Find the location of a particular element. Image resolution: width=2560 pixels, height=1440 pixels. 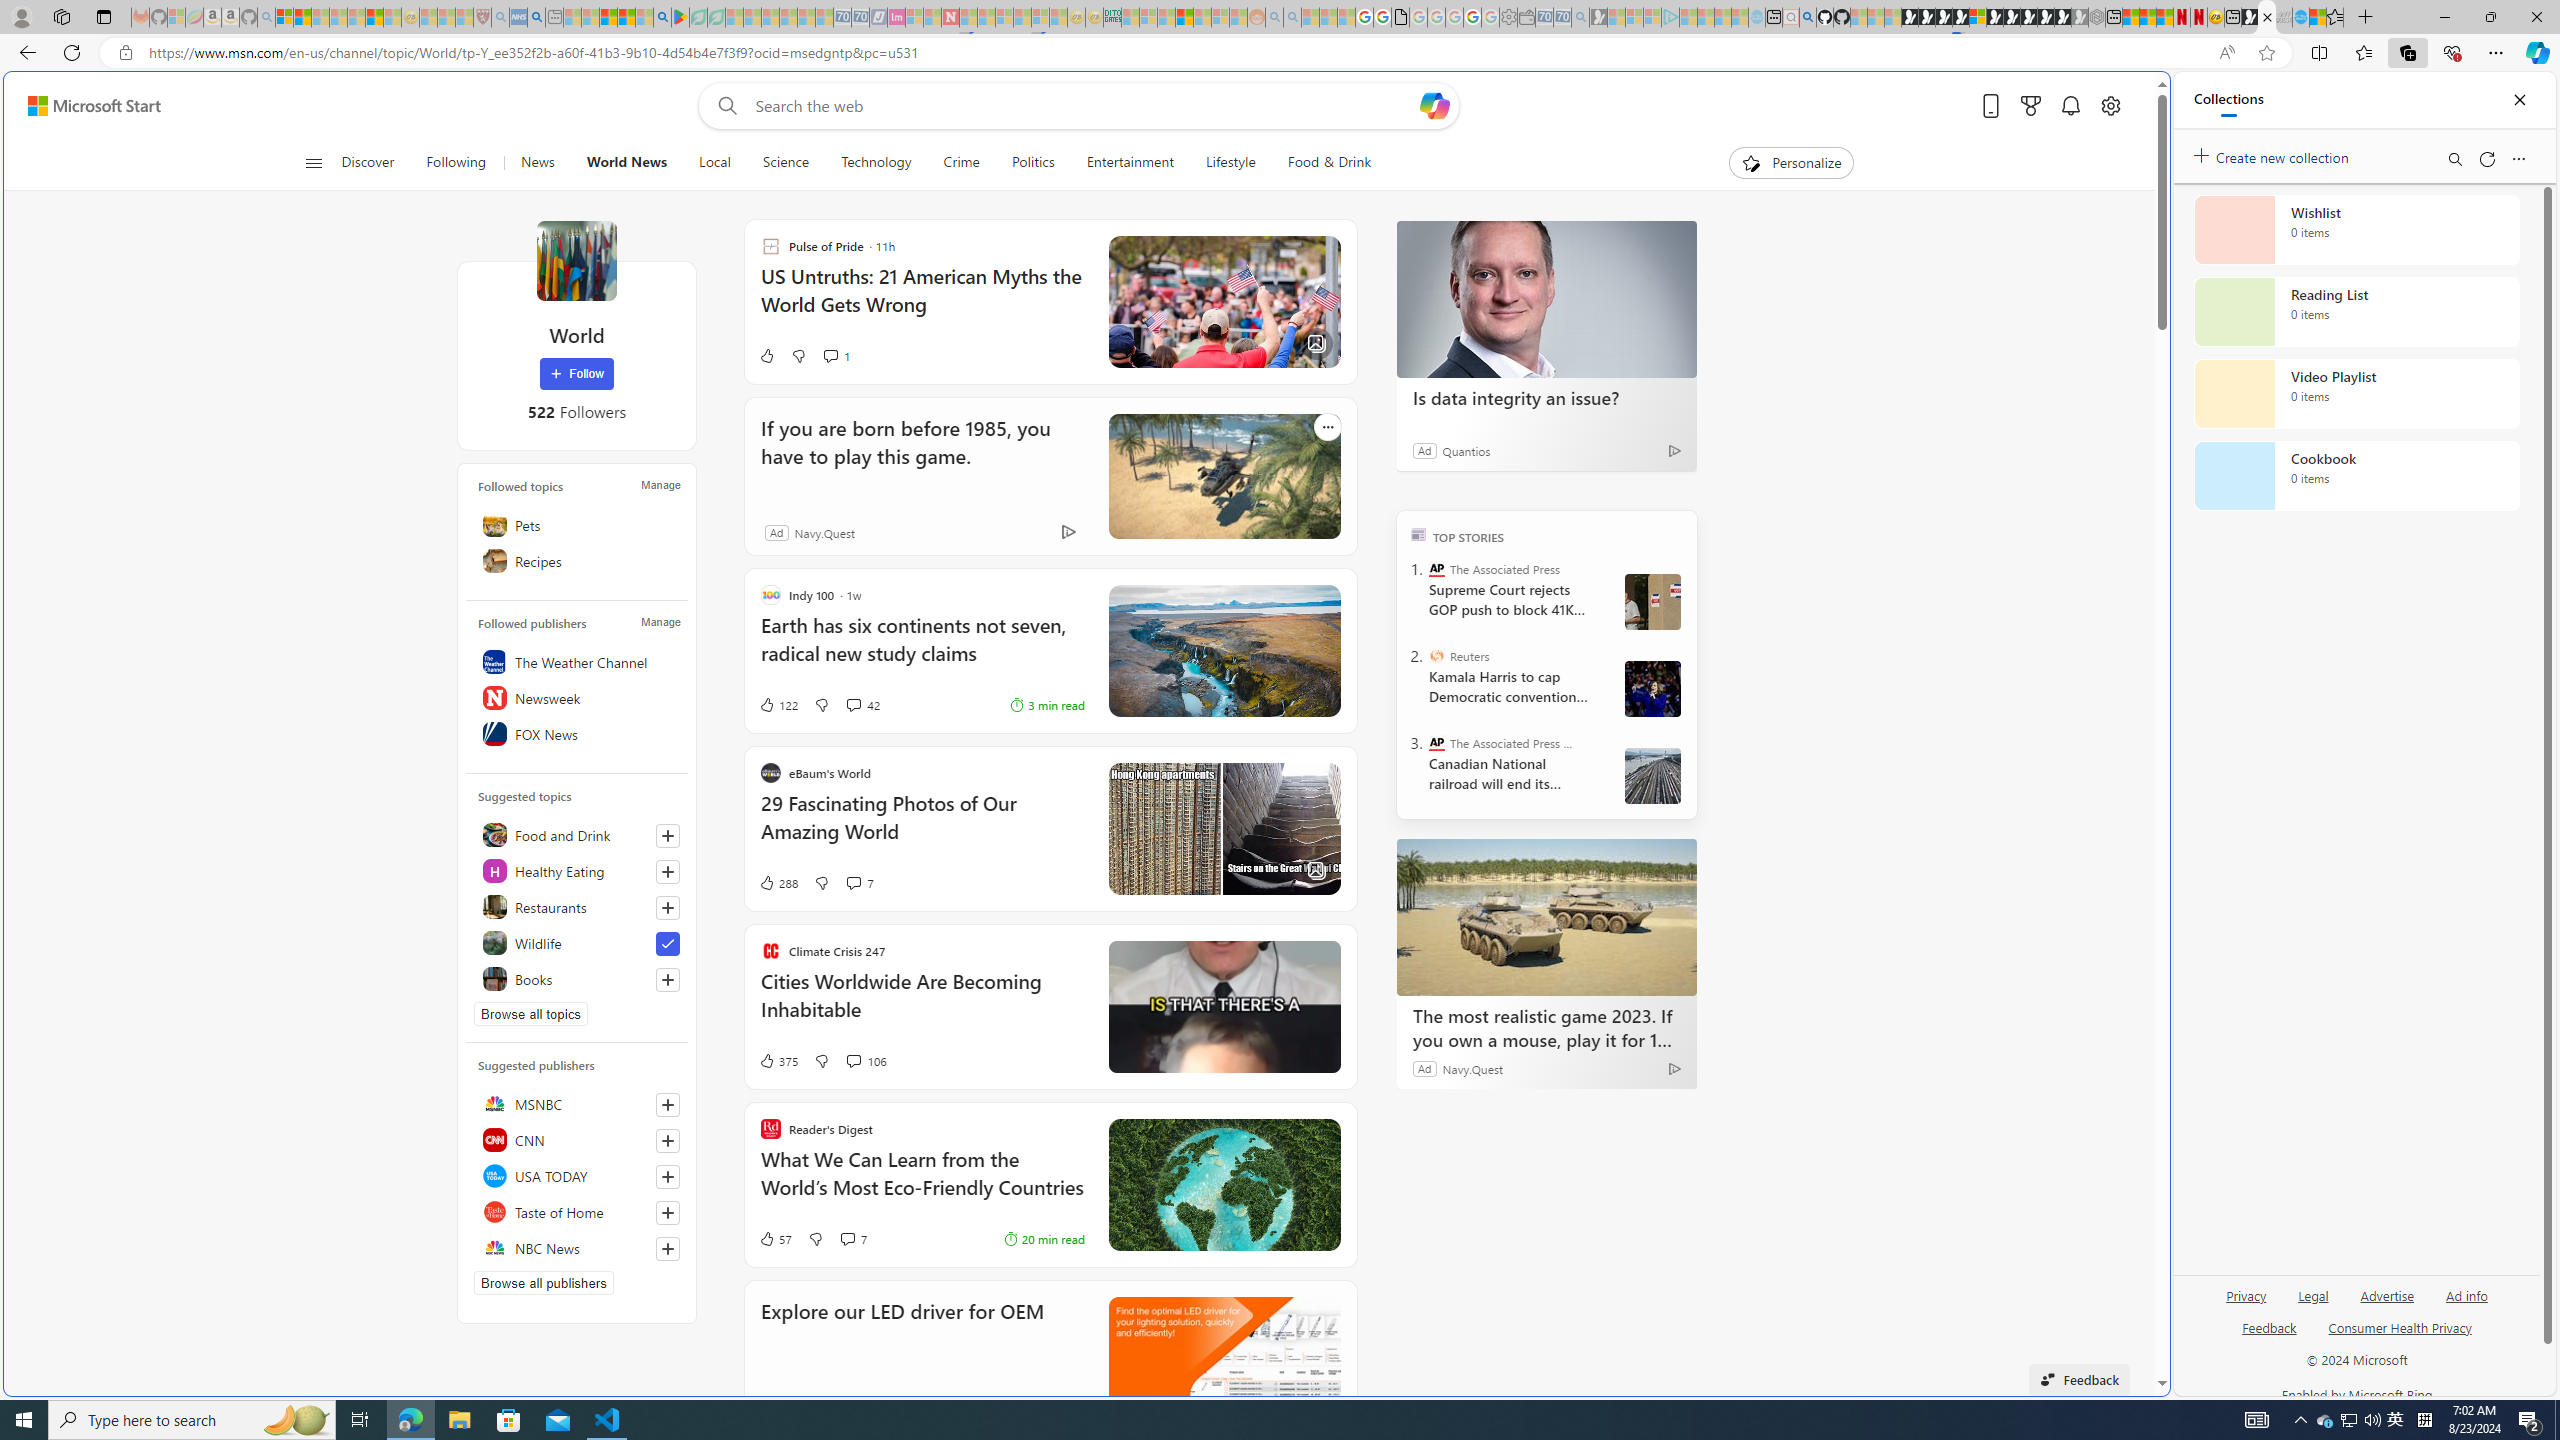

'288 Like' is located at coordinates (778, 882).